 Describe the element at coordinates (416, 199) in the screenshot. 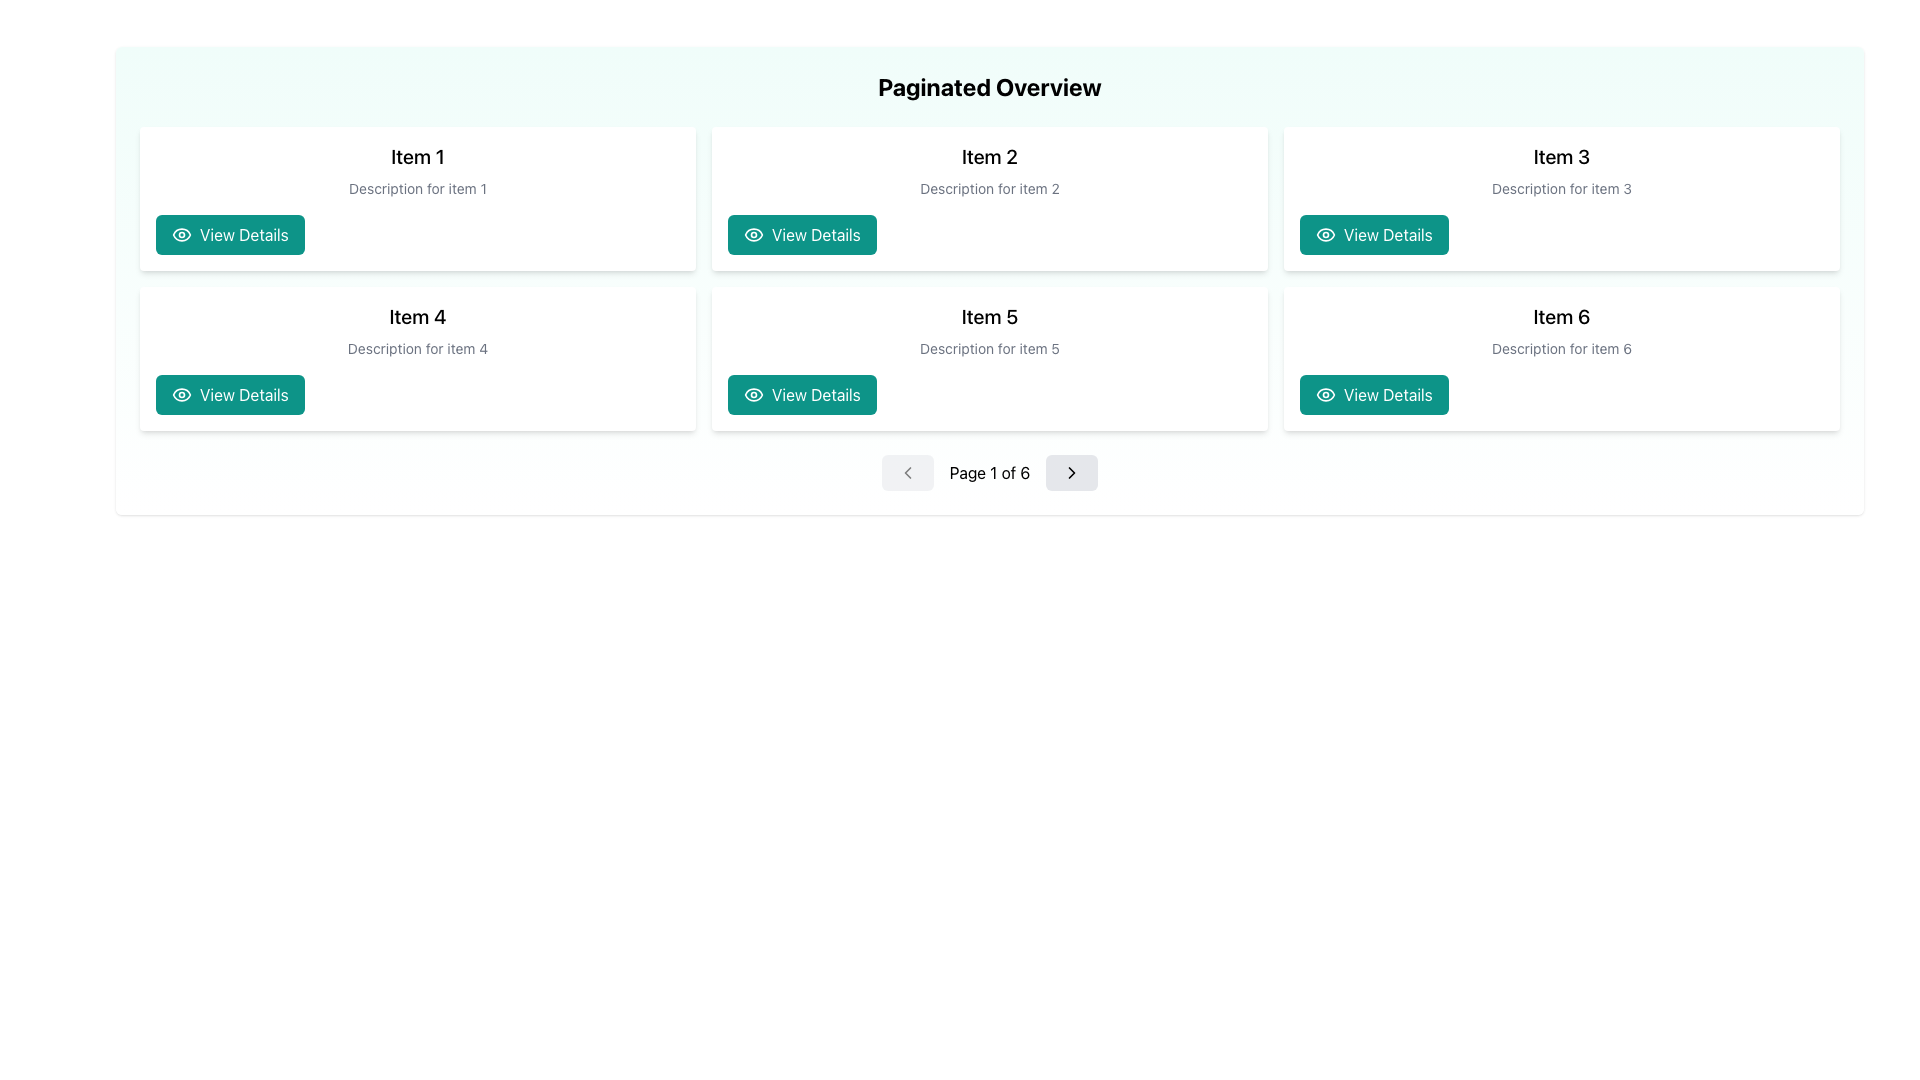

I see `title or description of the card representing 'Item 1', which is the first item in a grid layout located at the top-left corner` at that location.